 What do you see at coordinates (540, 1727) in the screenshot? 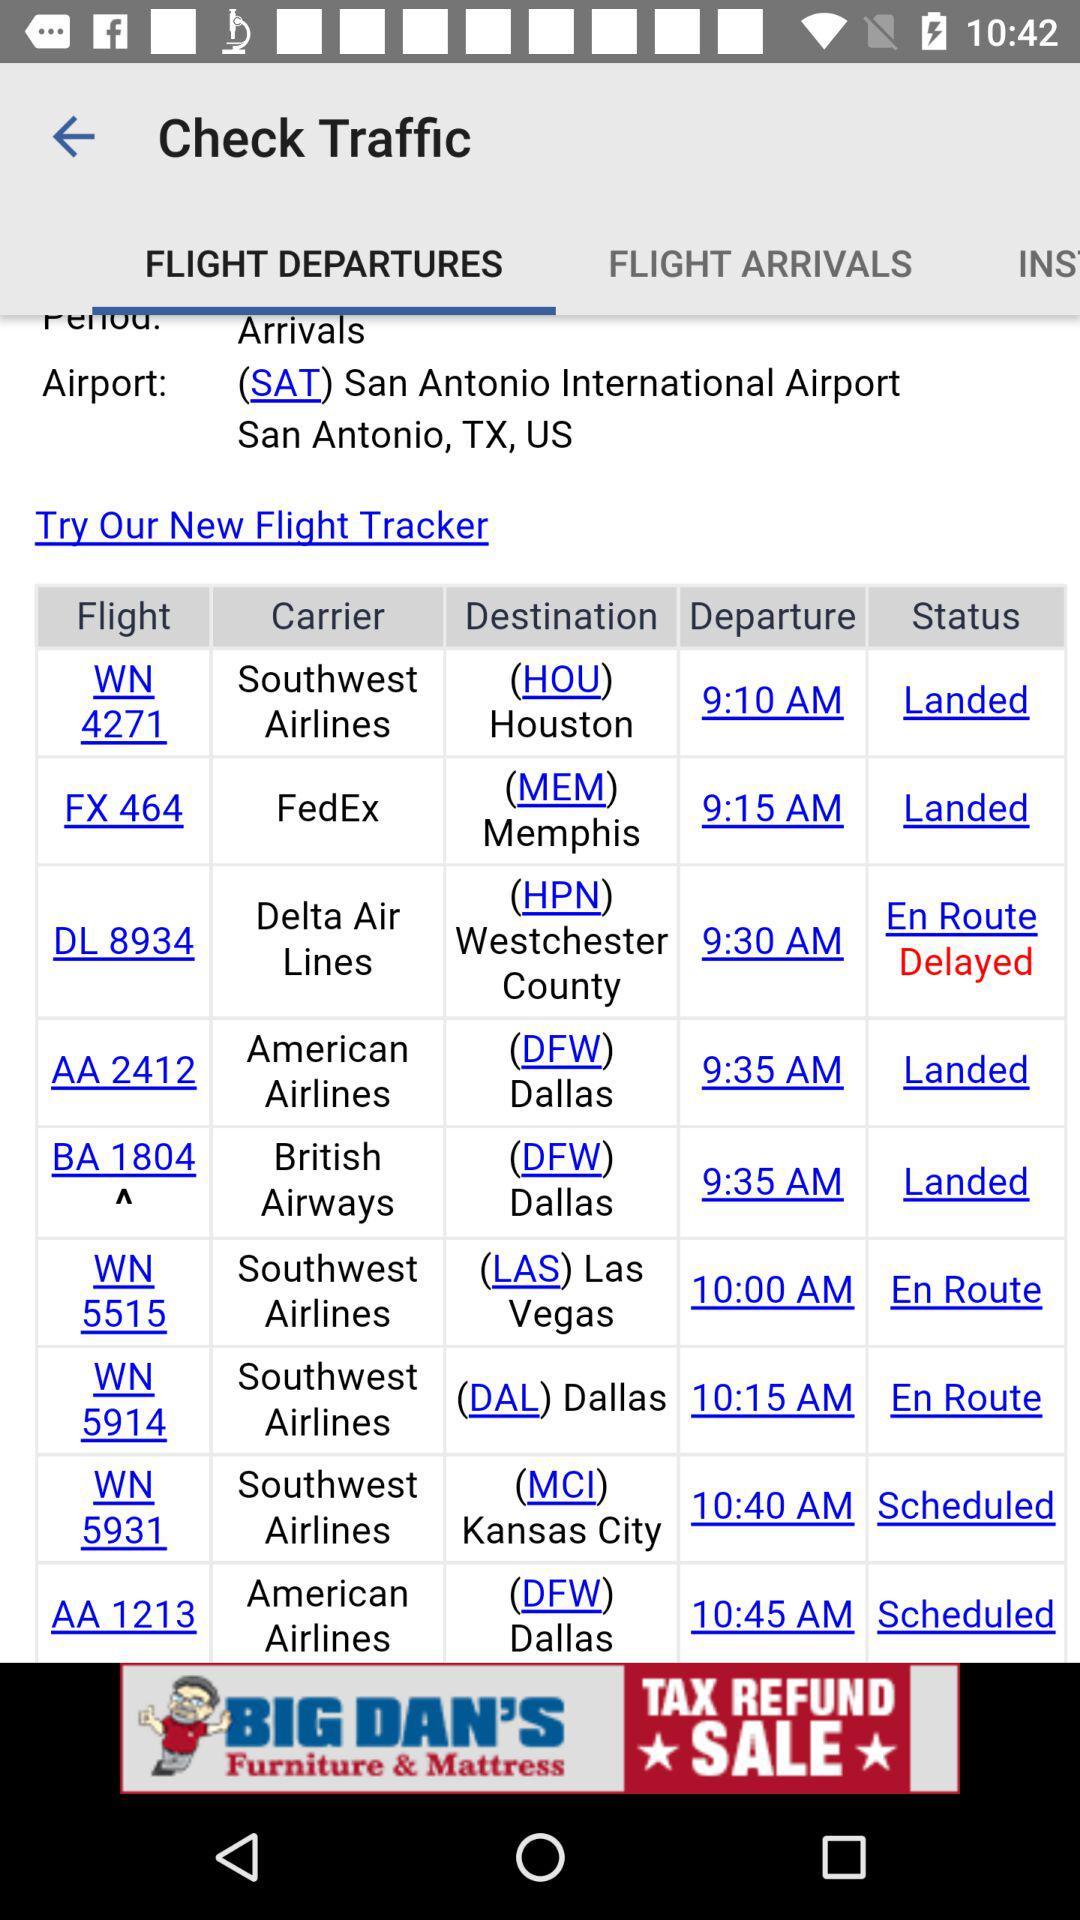
I see `advertisement option` at bounding box center [540, 1727].